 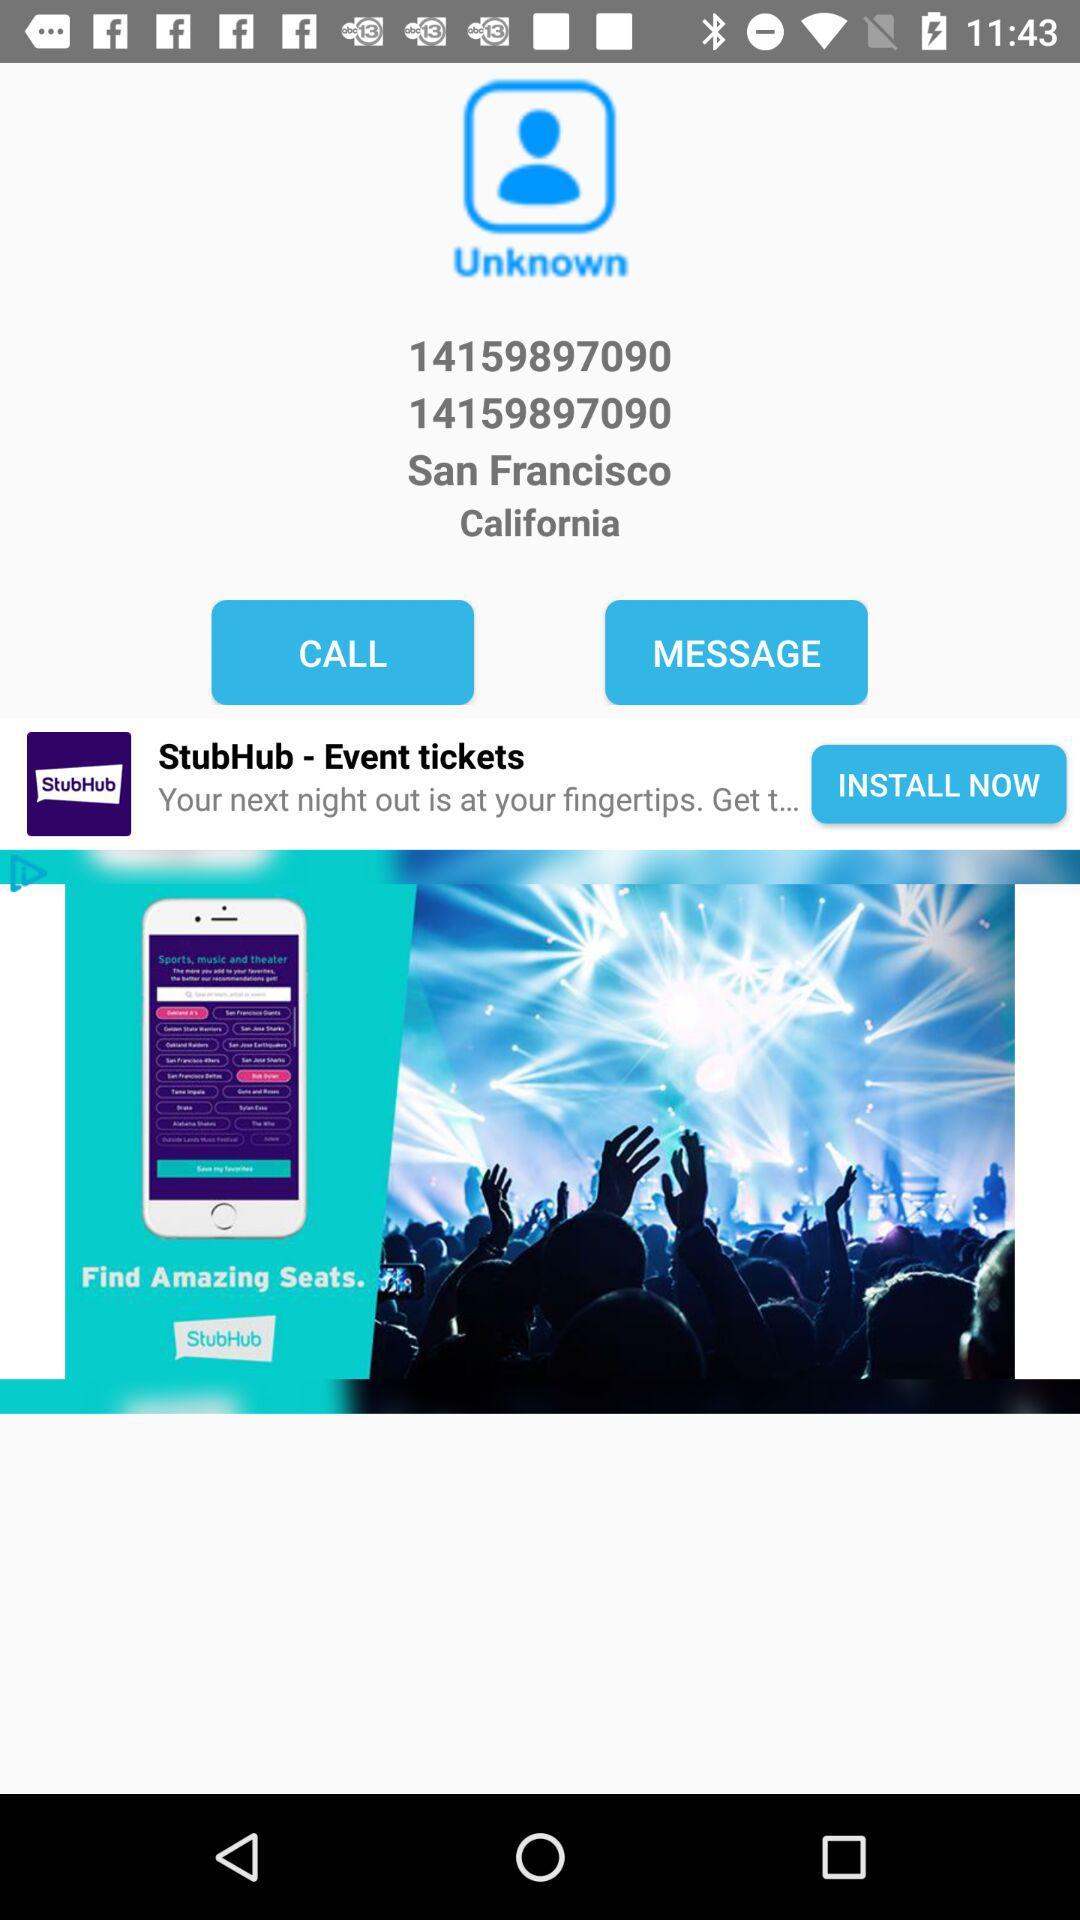 What do you see at coordinates (341, 652) in the screenshot?
I see `item next to the message icon` at bounding box center [341, 652].